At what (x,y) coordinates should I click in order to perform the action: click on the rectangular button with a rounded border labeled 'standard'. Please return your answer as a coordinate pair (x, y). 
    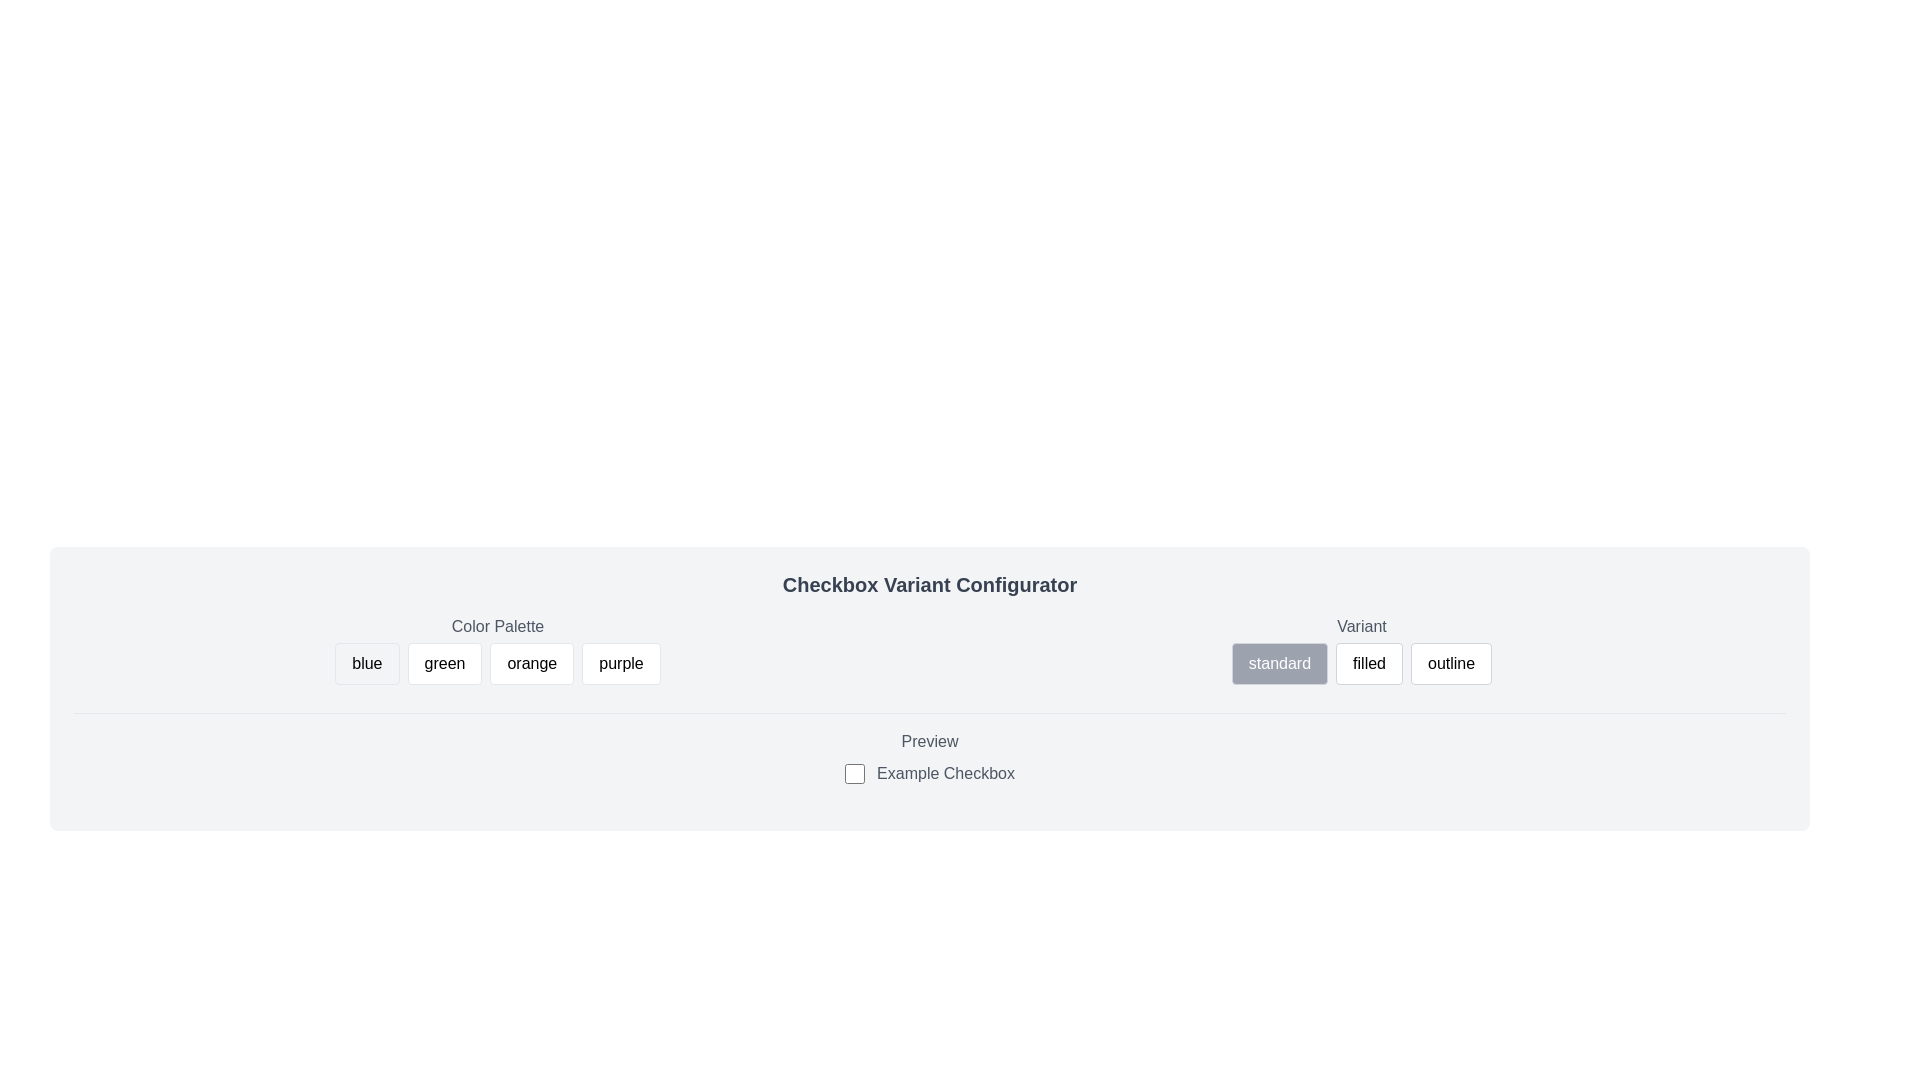
    Looking at the image, I should click on (1278, 663).